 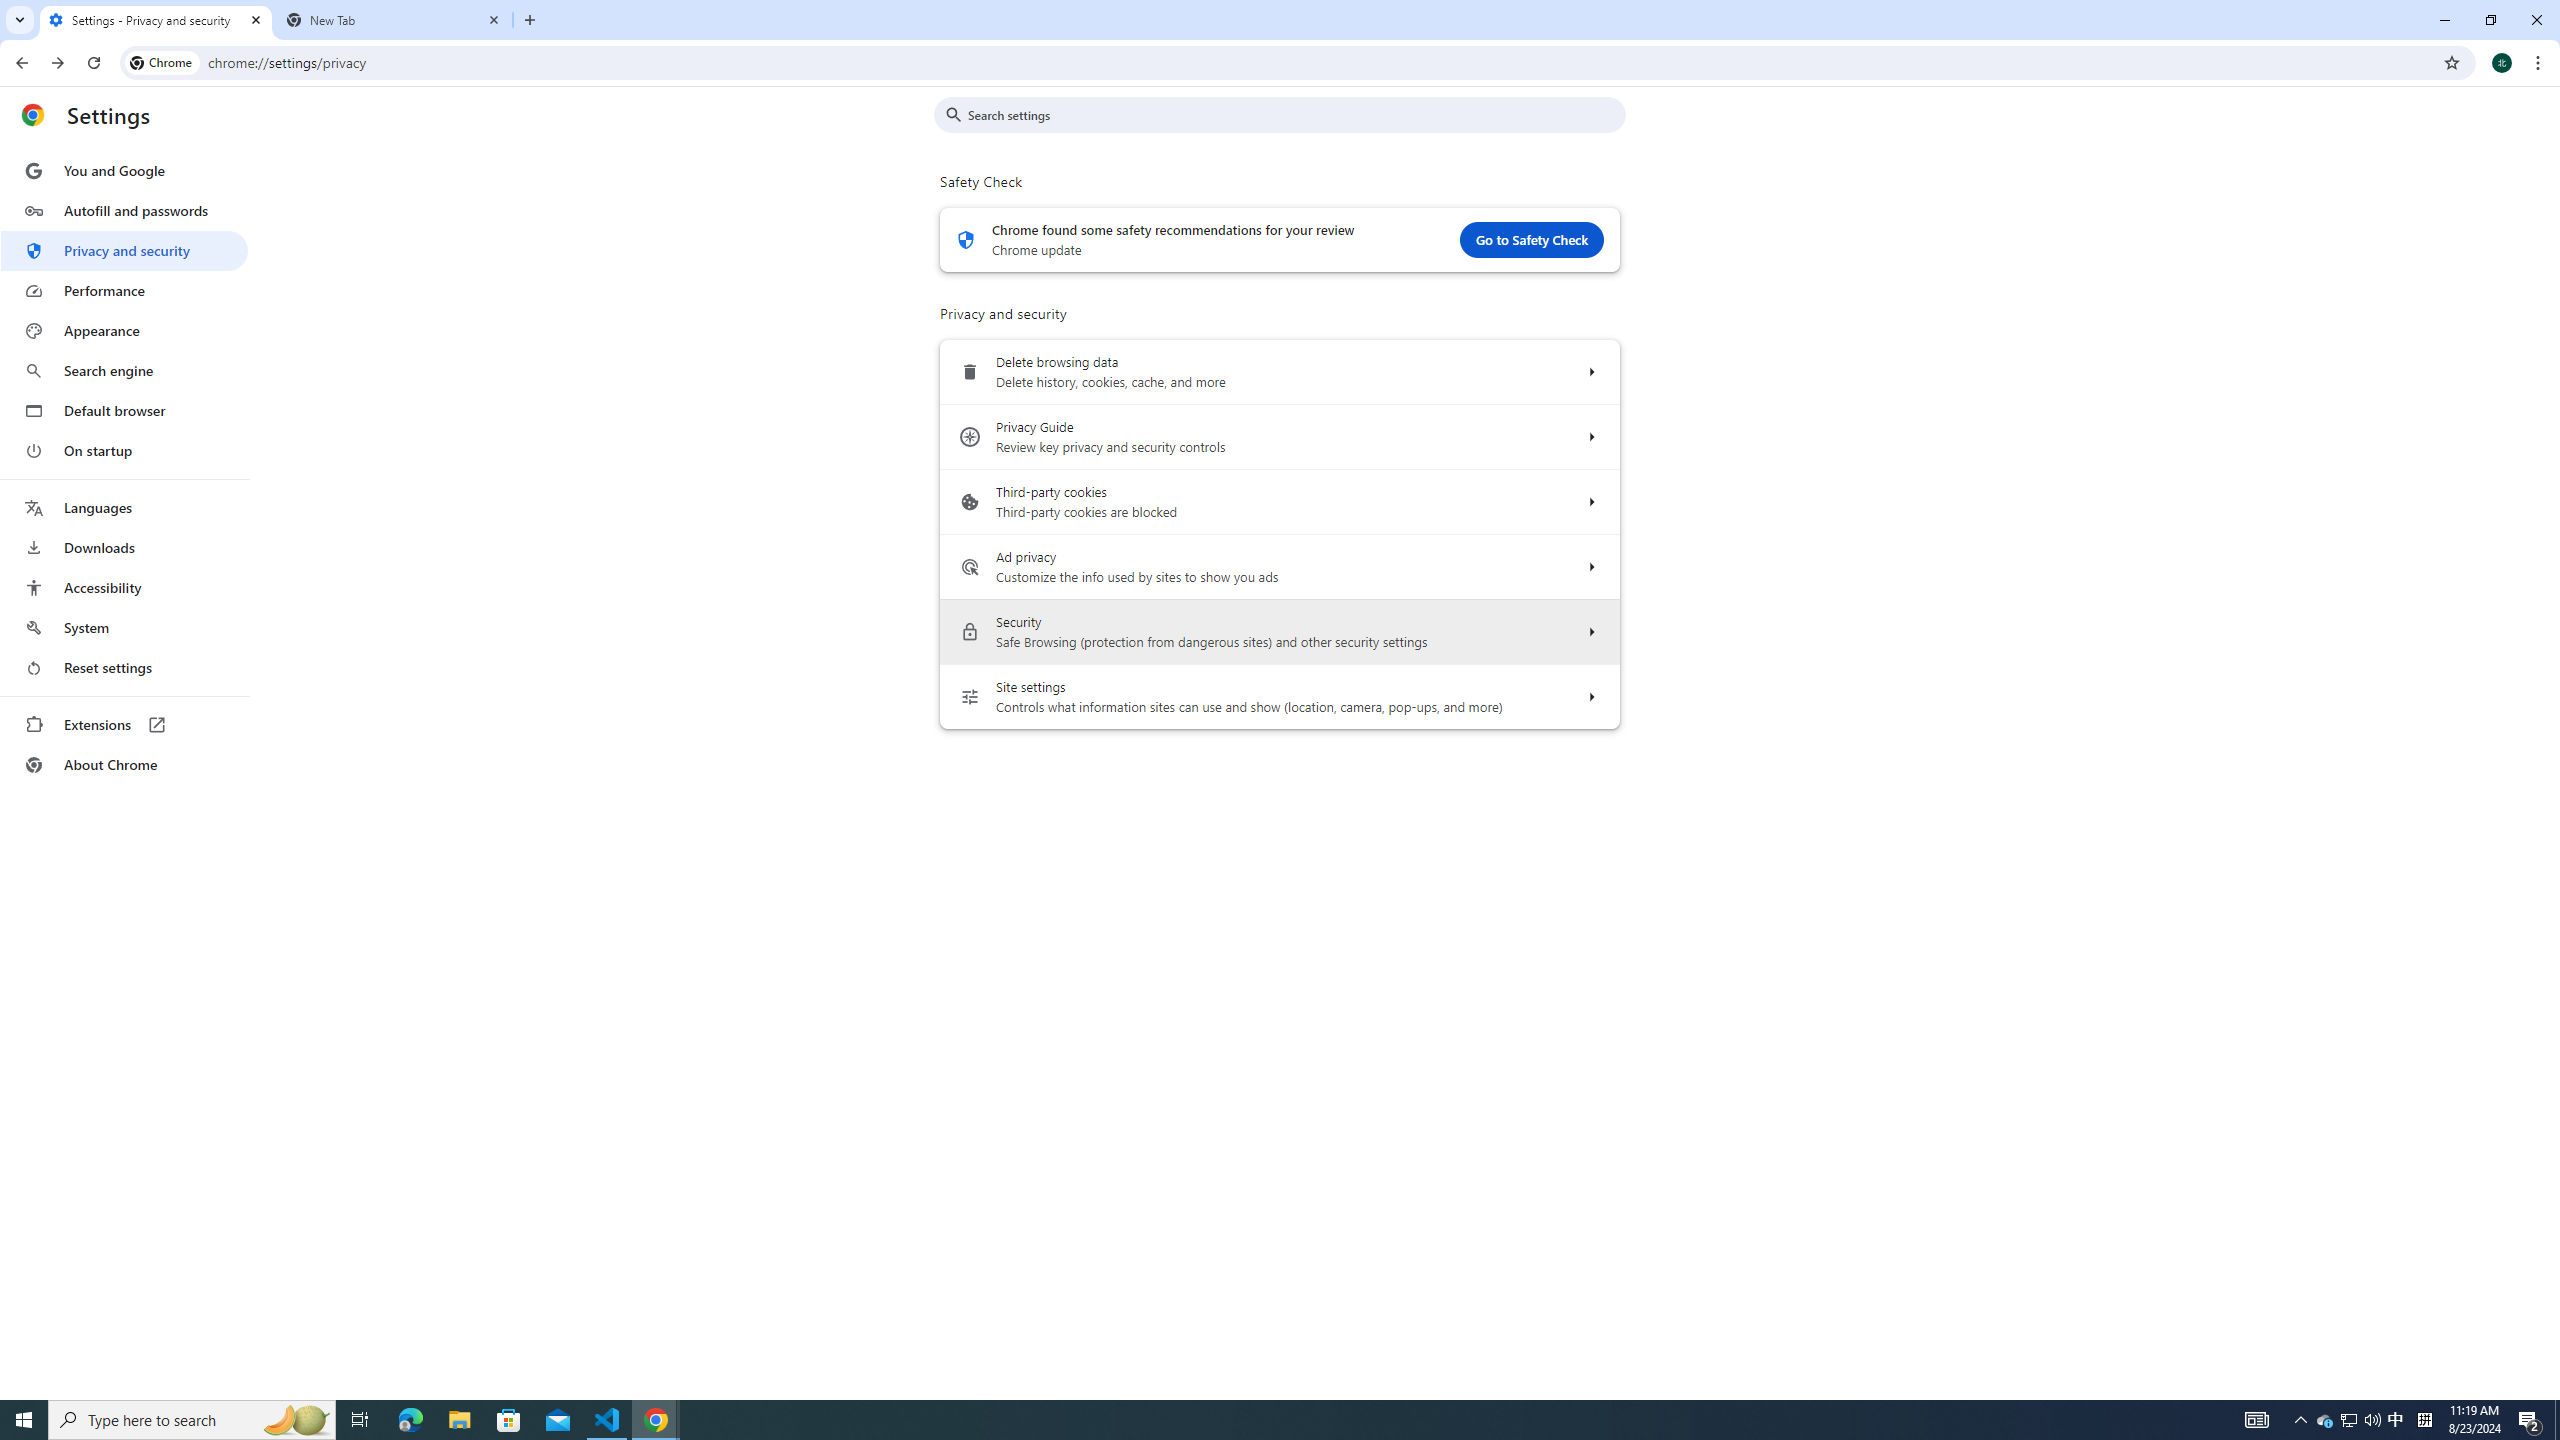 What do you see at coordinates (123, 171) in the screenshot?
I see `'You and Google'` at bounding box center [123, 171].